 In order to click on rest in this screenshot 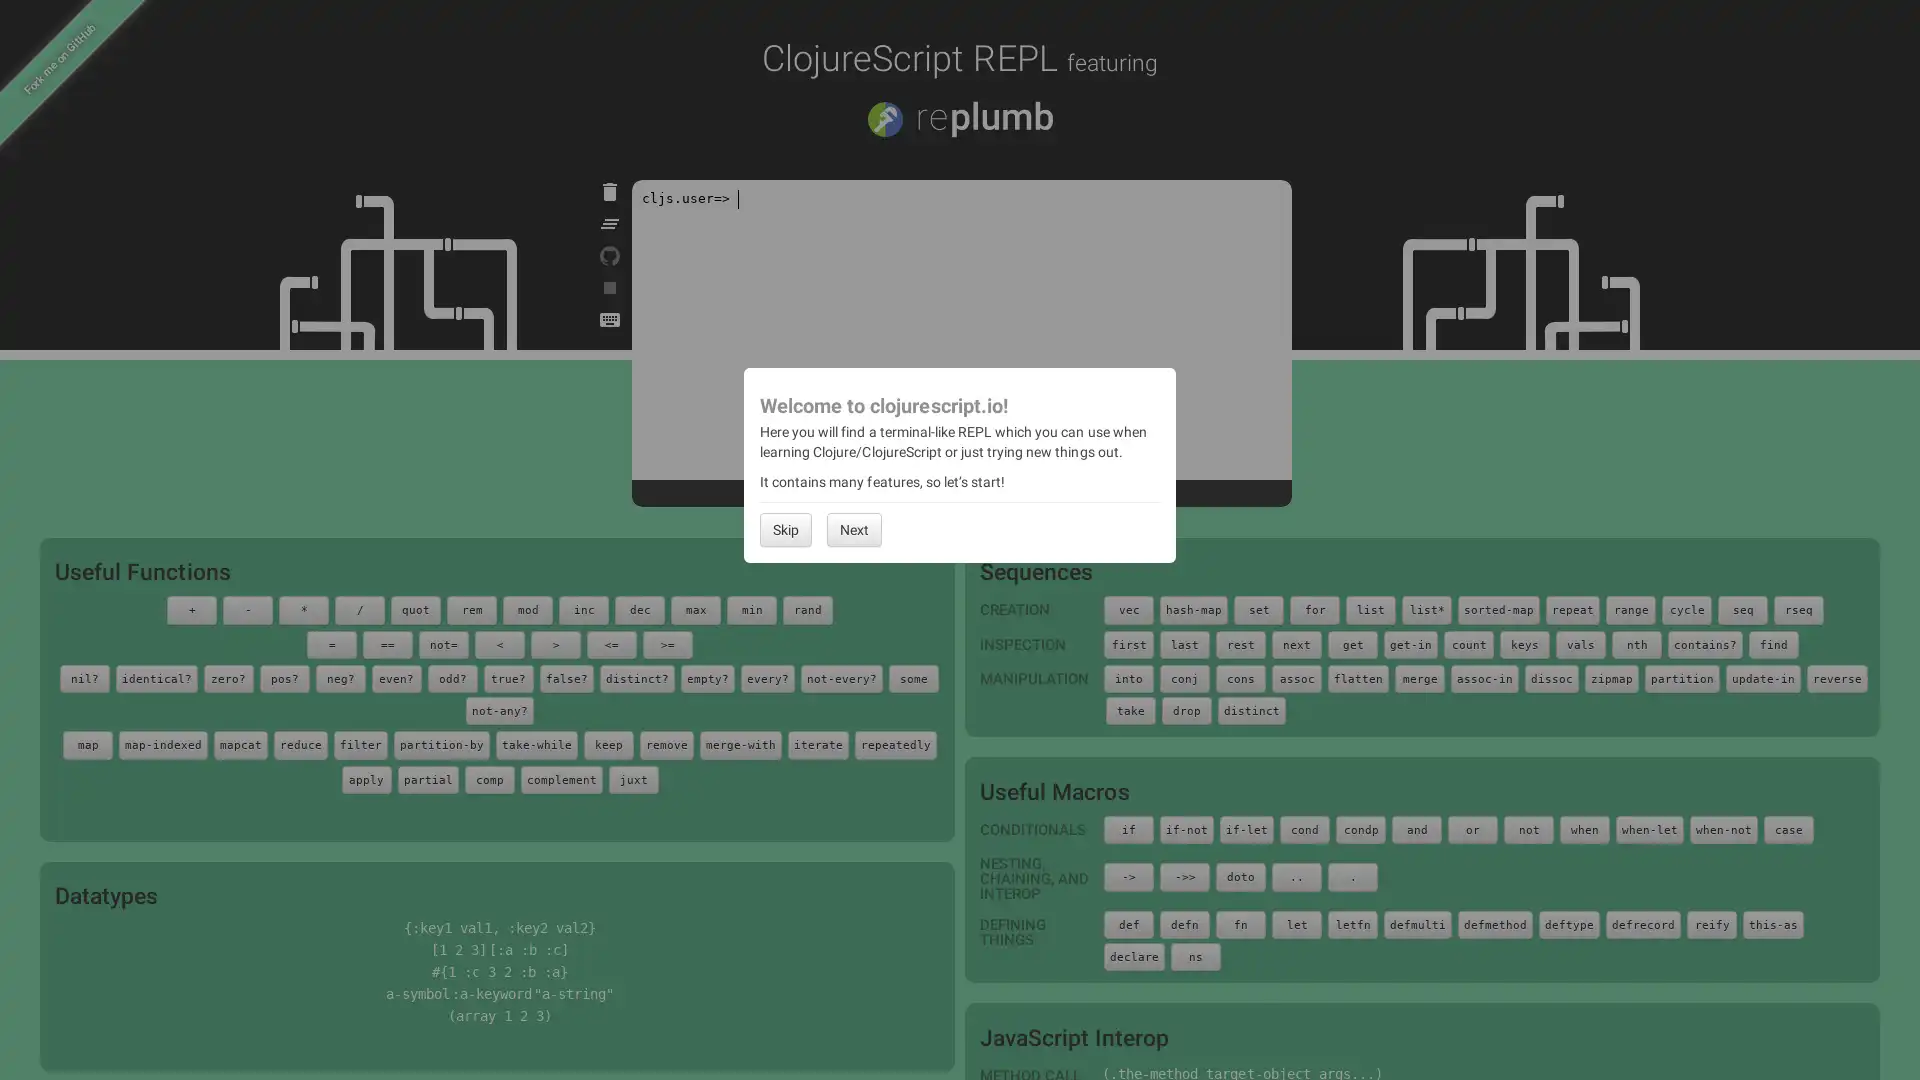, I will do `click(1240, 644)`.